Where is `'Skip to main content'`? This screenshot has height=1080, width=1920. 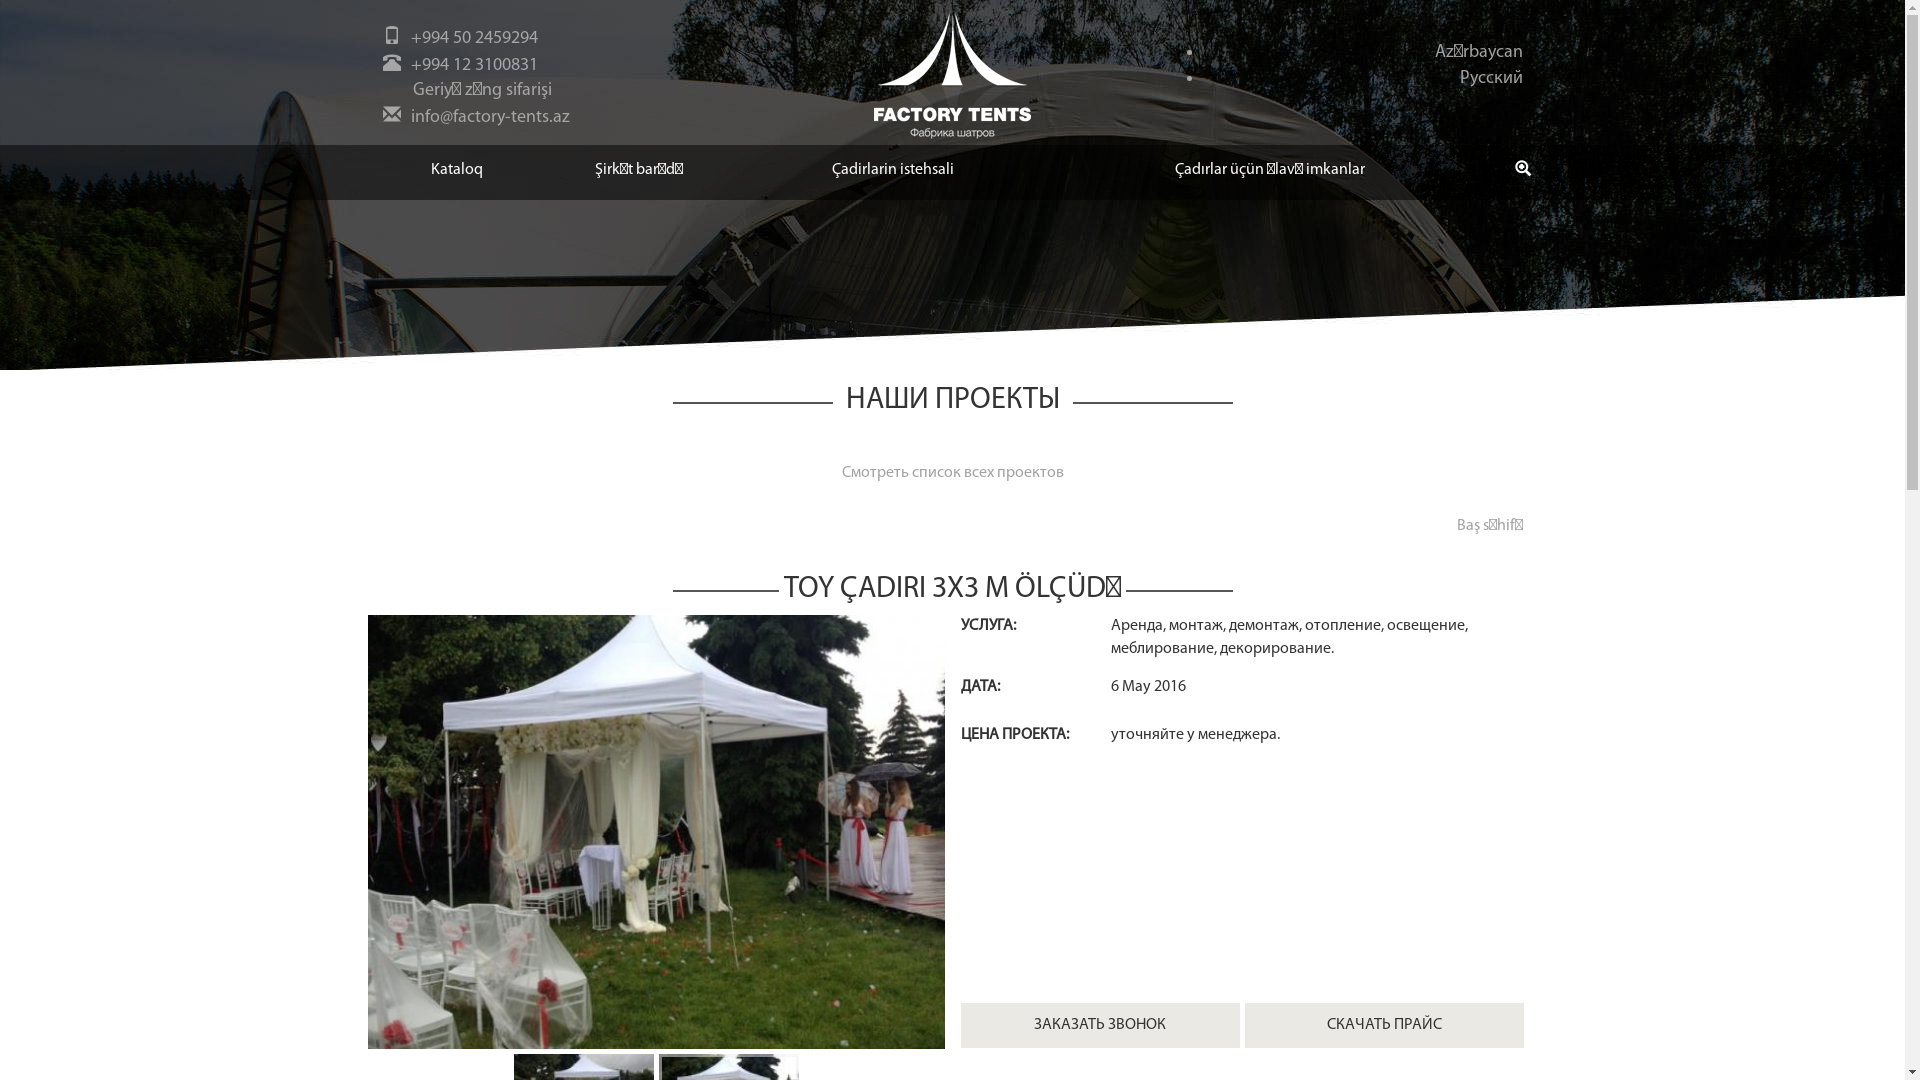 'Skip to main content' is located at coordinates (0, 0).